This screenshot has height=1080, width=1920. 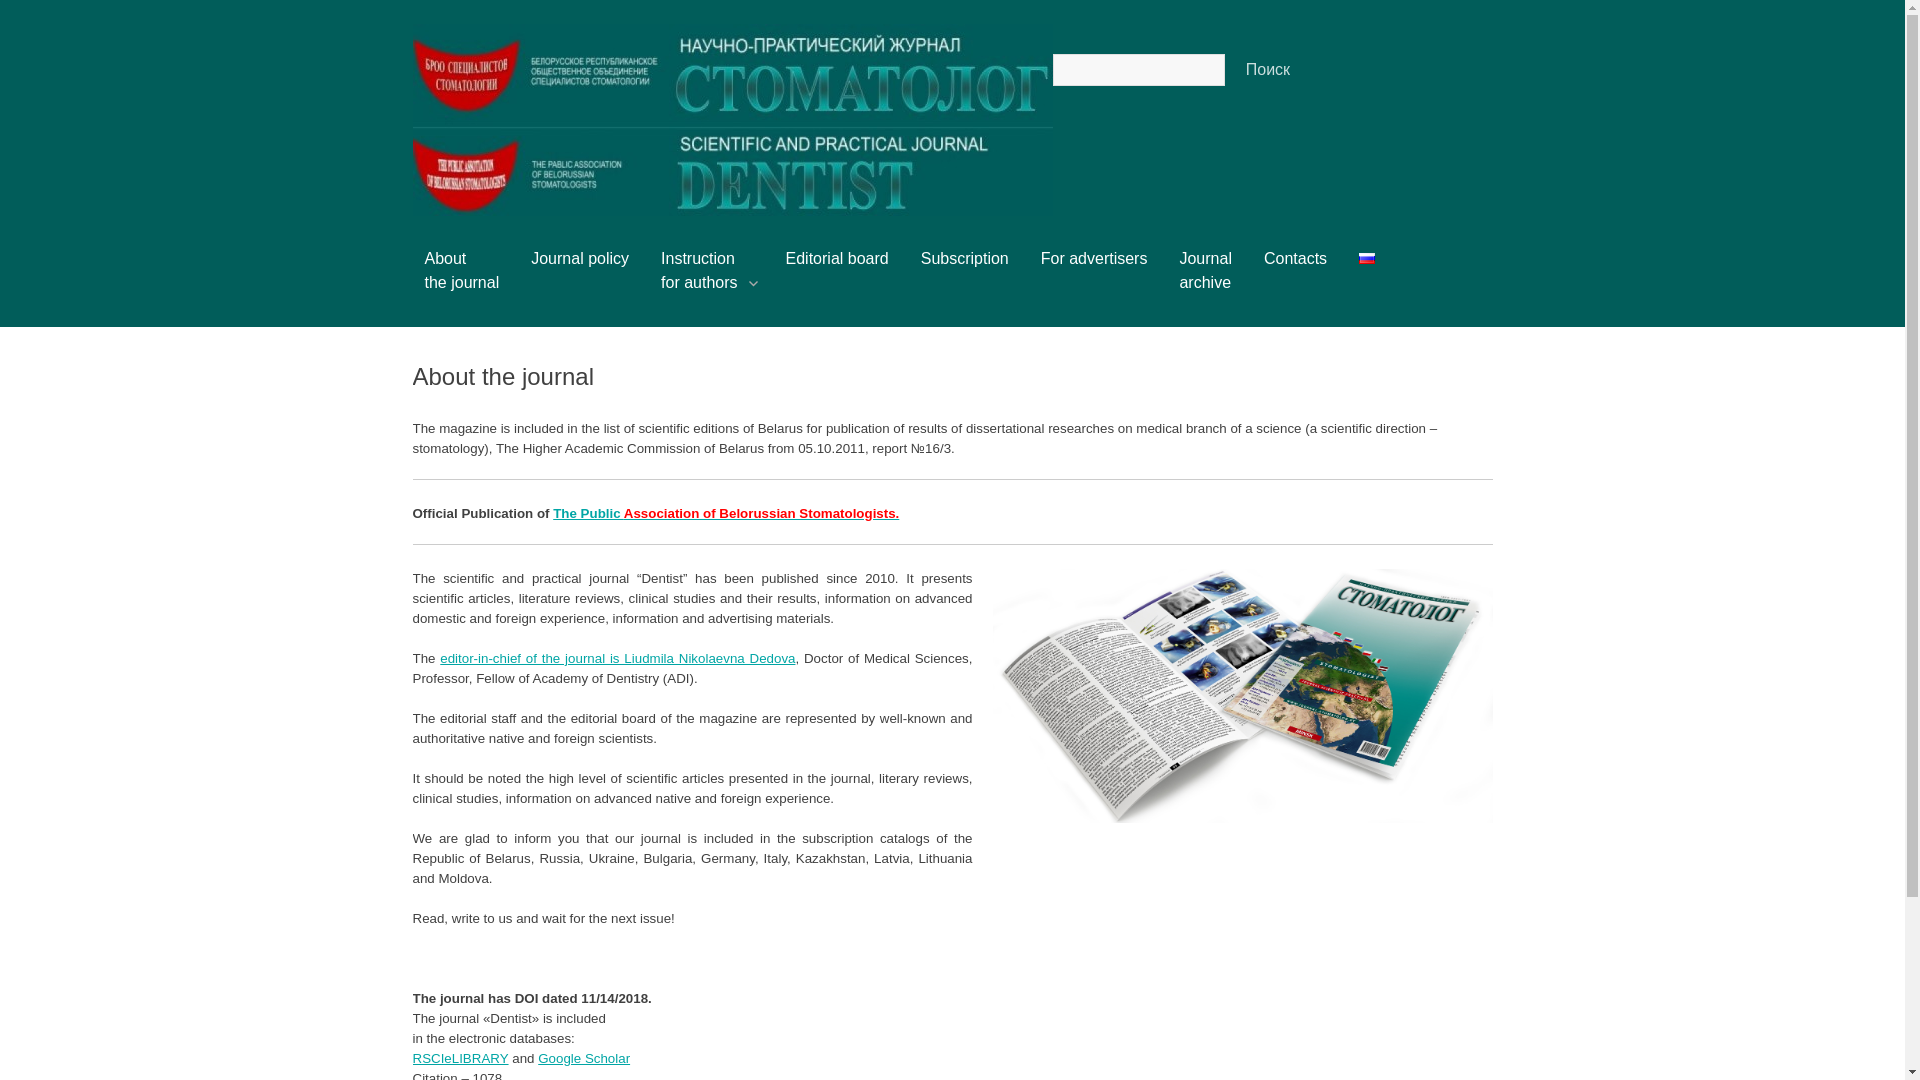 I want to click on 'Subscription', so click(x=920, y=265).